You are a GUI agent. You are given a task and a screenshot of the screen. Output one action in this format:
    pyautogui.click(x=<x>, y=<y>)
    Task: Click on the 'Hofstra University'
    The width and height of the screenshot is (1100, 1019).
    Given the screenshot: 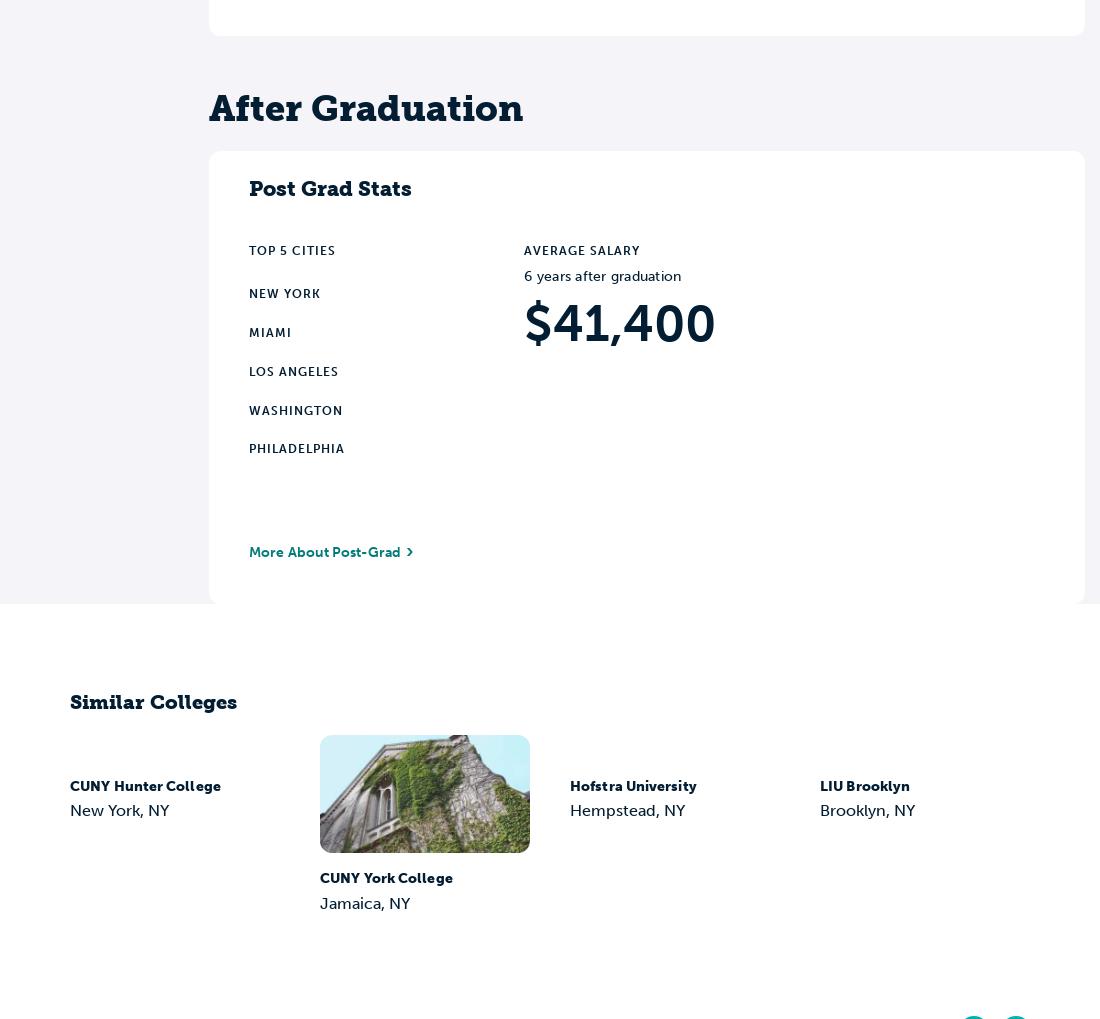 What is the action you would take?
    pyautogui.click(x=633, y=784)
    